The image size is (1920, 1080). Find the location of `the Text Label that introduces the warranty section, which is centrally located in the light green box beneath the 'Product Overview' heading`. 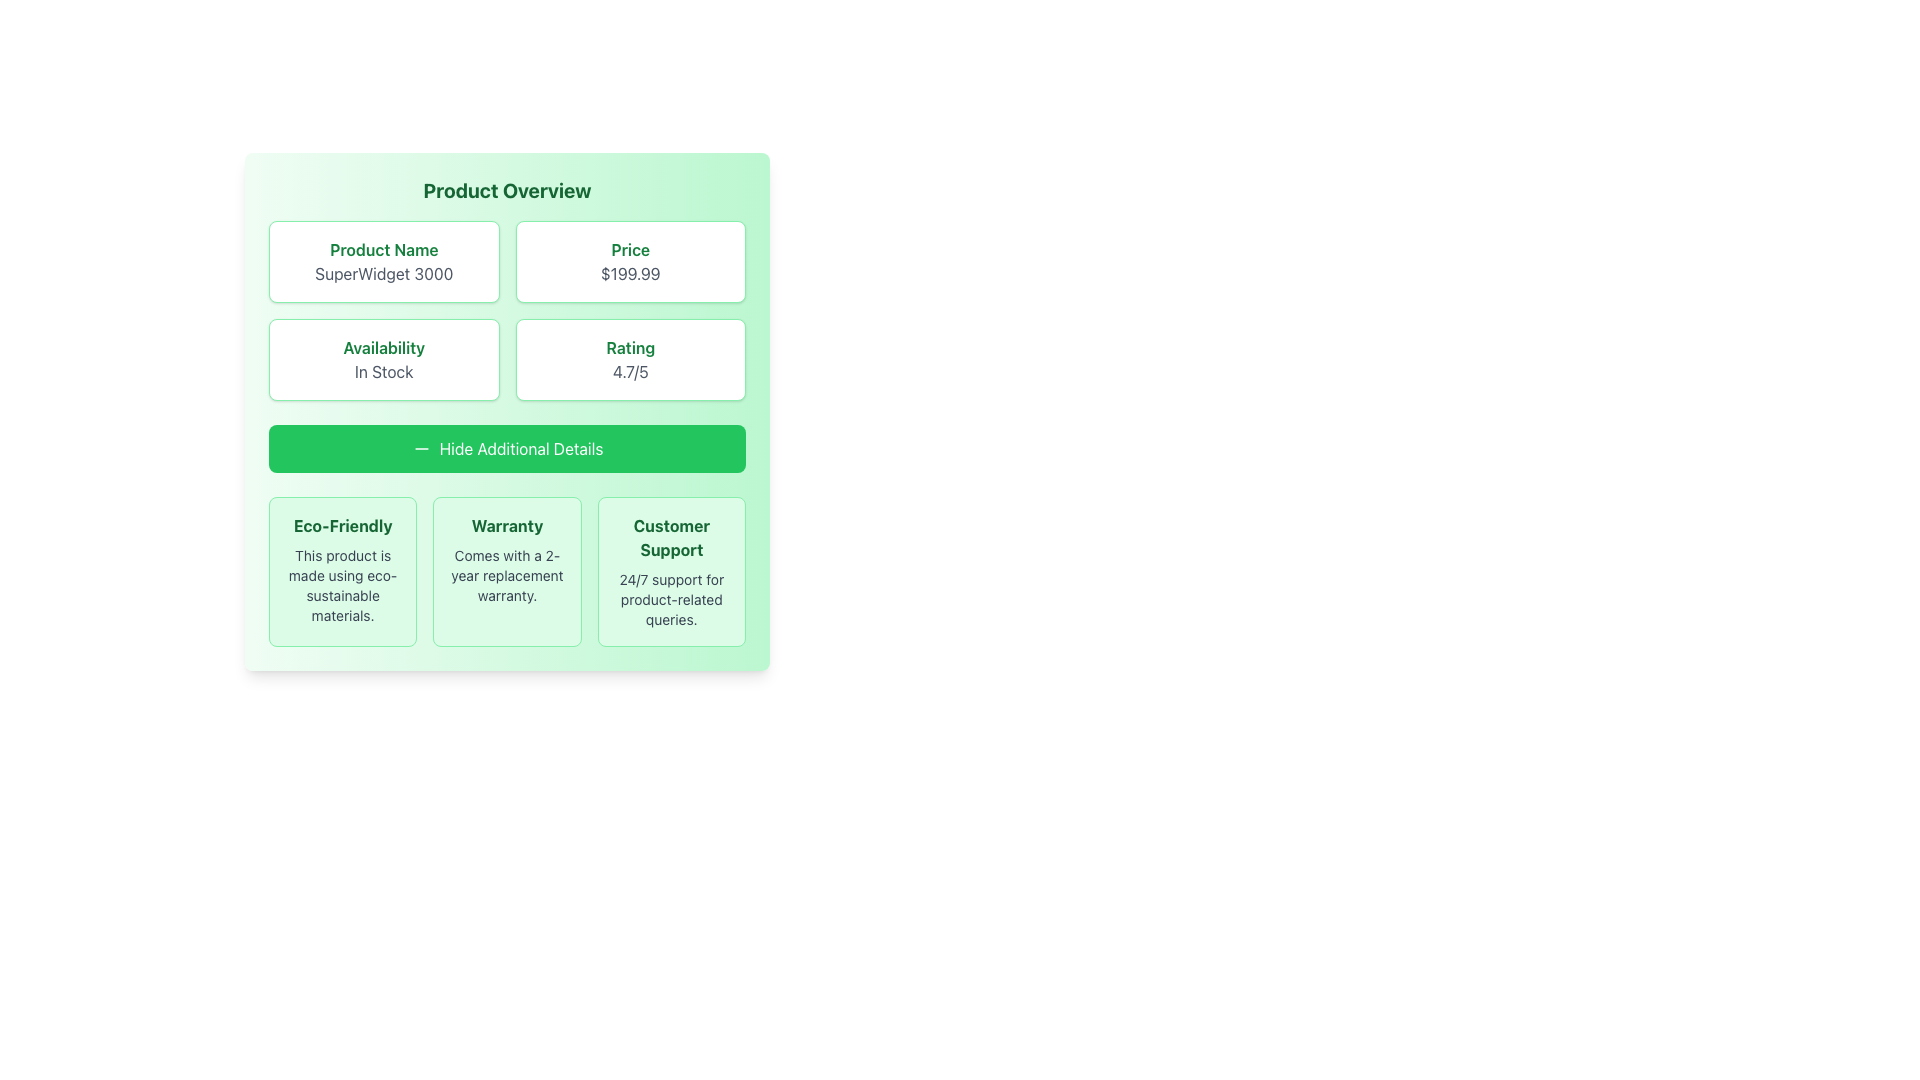

the Text Label that introduces the warranty section, which is centrally located in the light green box beneath the 'Product Overview' heading is located at coordinates (507, 524).